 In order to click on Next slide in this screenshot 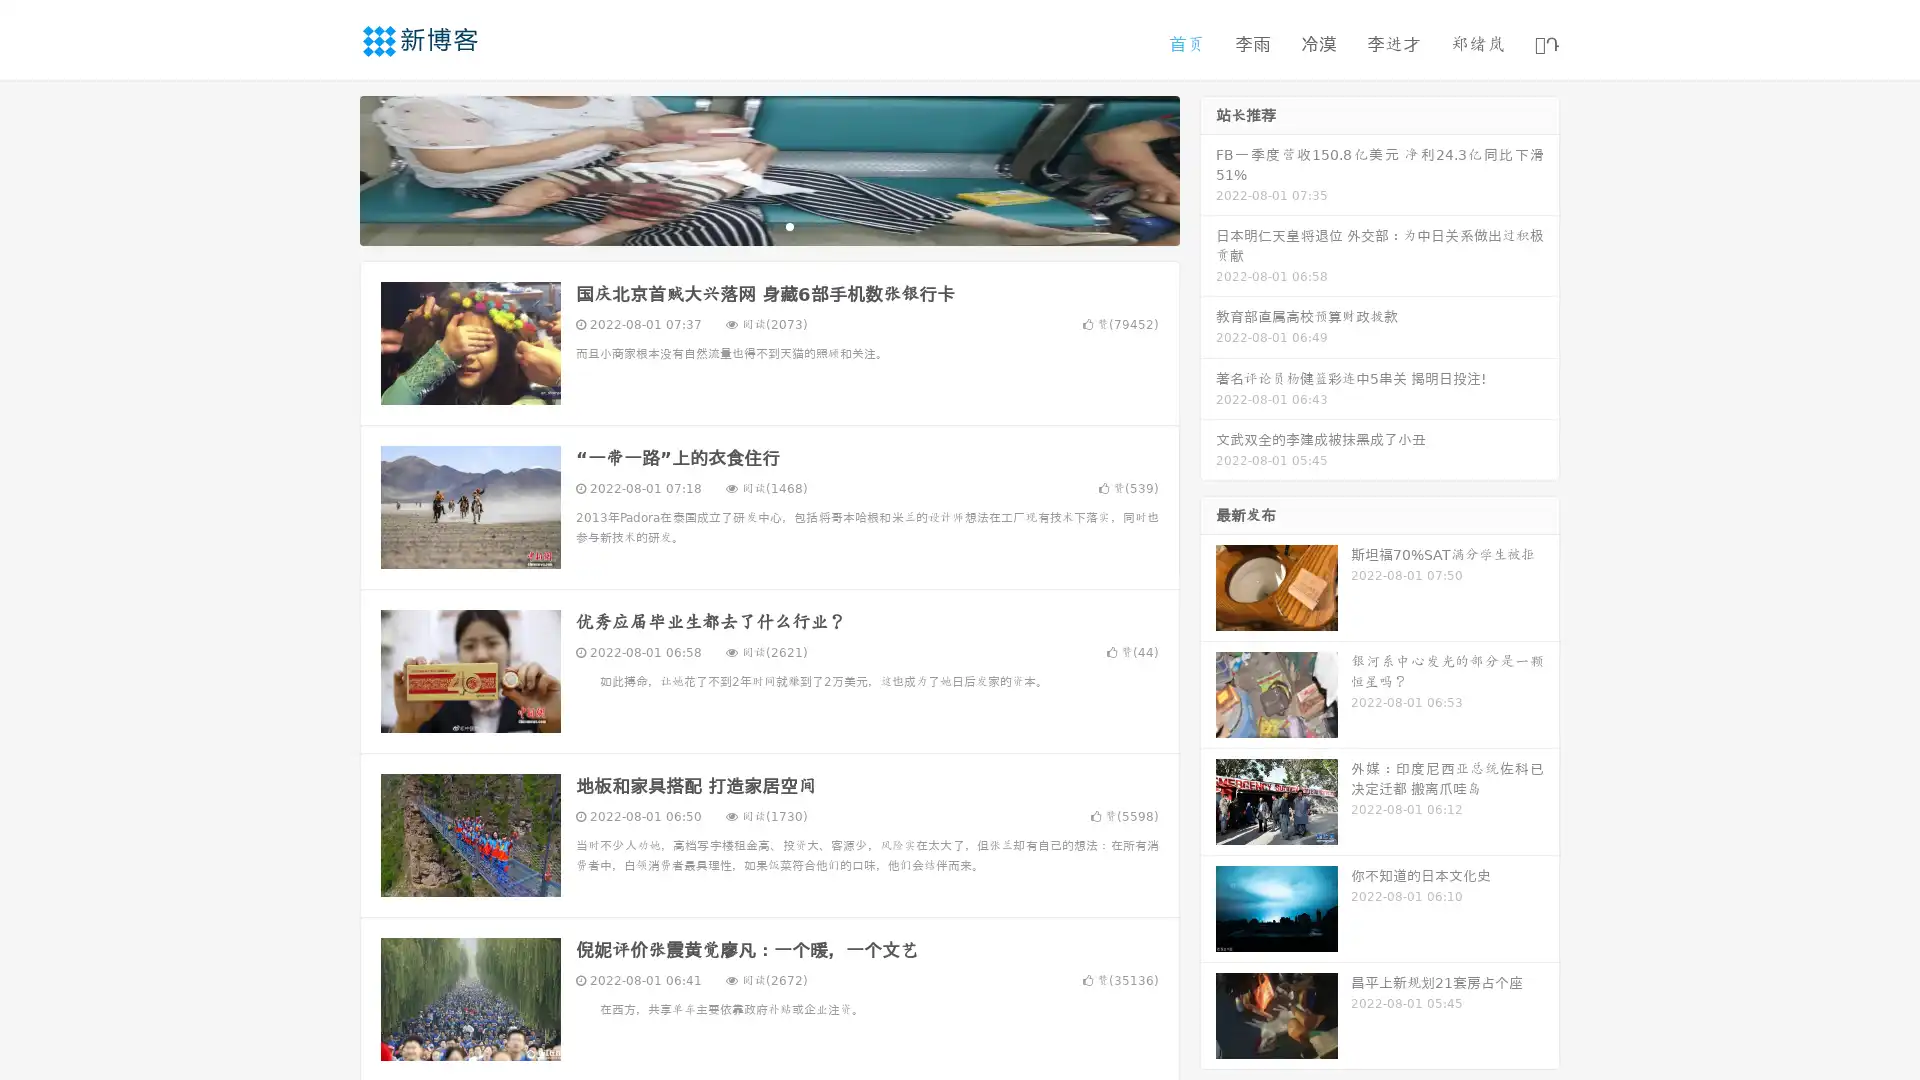, I will do `click(1208, 168)`.